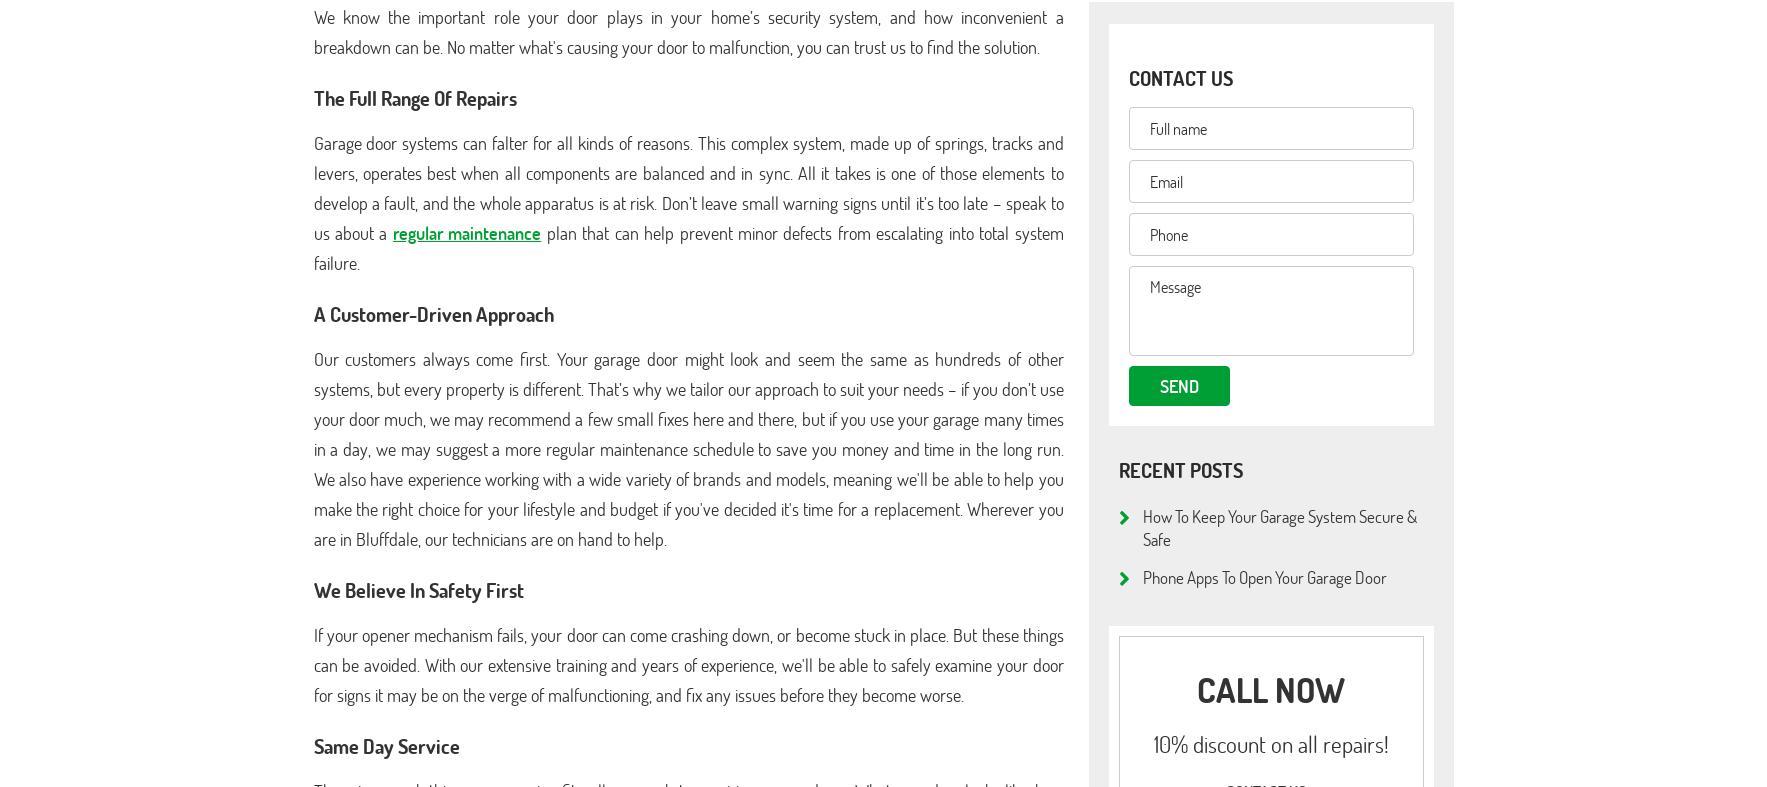  Describe the element at coordinates (466, 233) in the screenshot. I see `'regular maintenance'` at that location.